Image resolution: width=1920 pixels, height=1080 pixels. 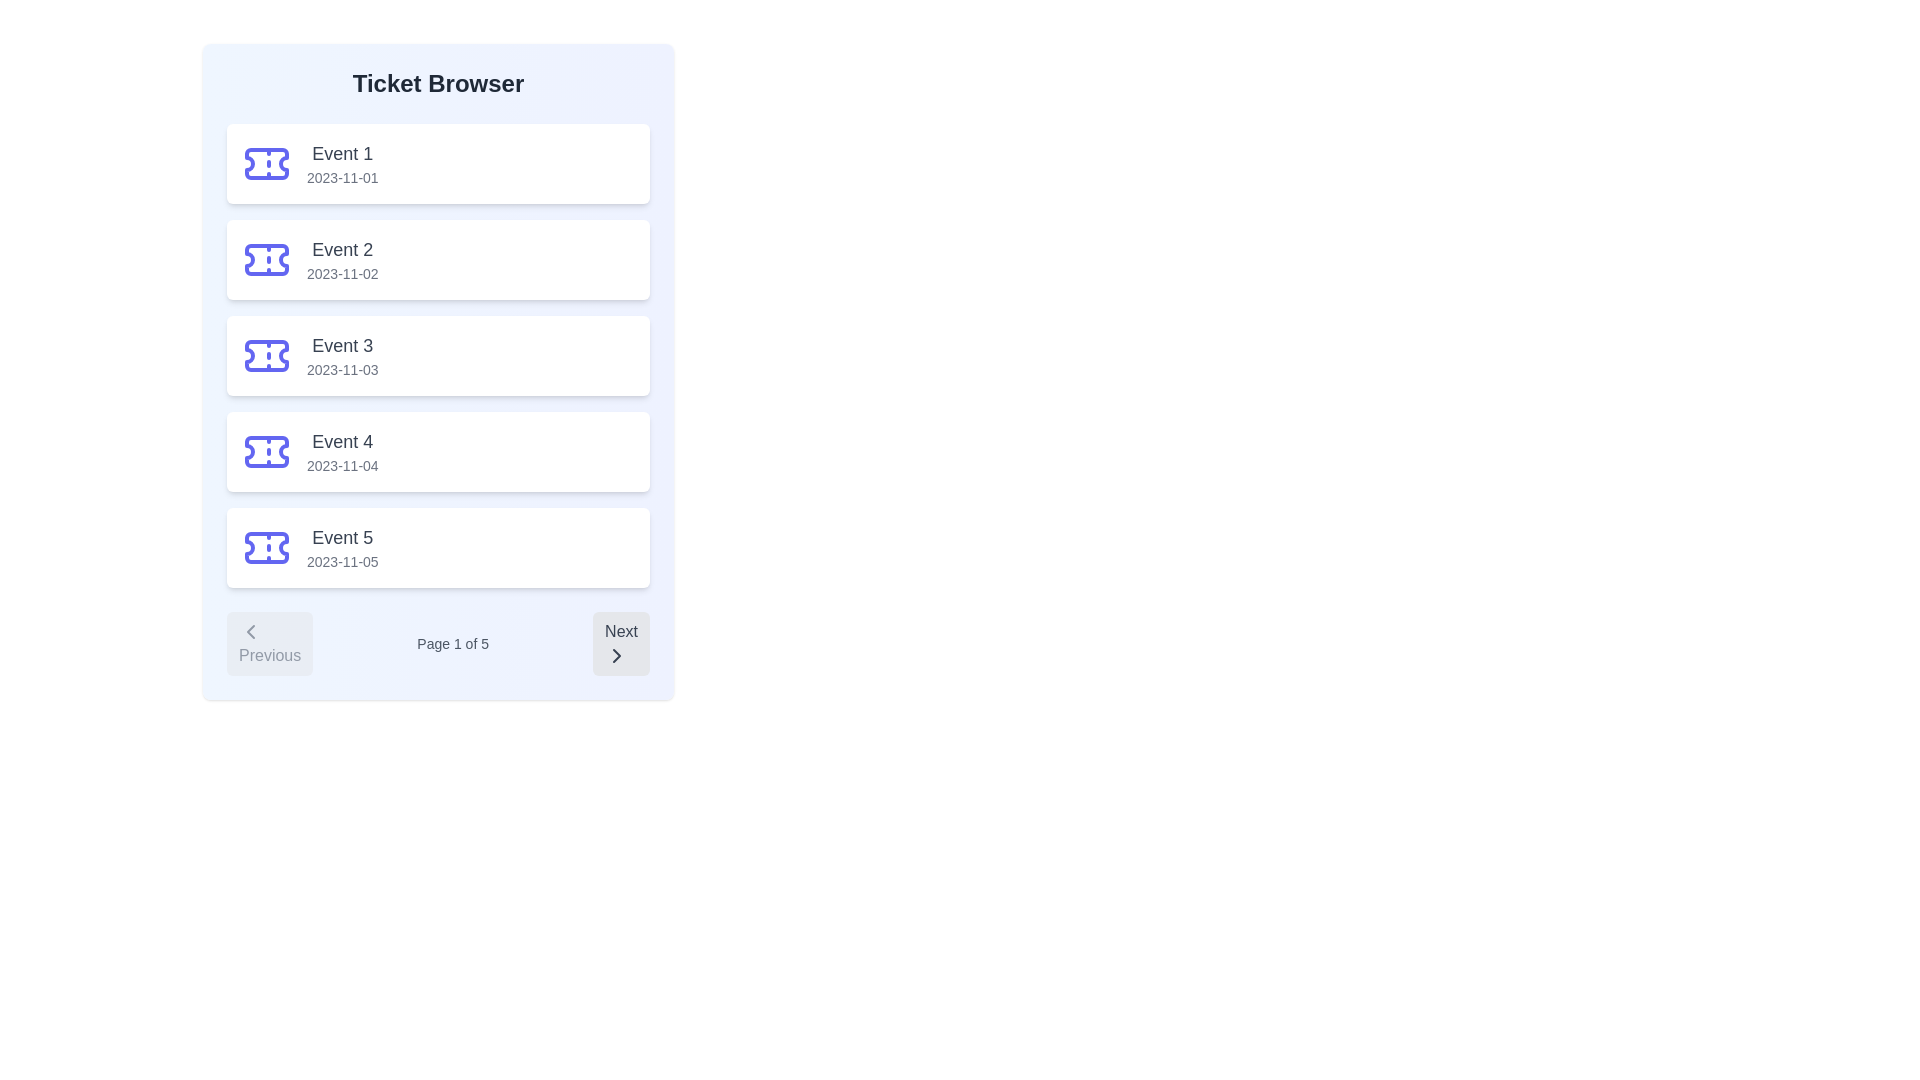 I want to click on the static text label displaying the date associated with 'Event 1', which is located inside the first event box in a vertical list of events, positioned below the sibling element with the text 'Event 1', so click(x=342, y=176).